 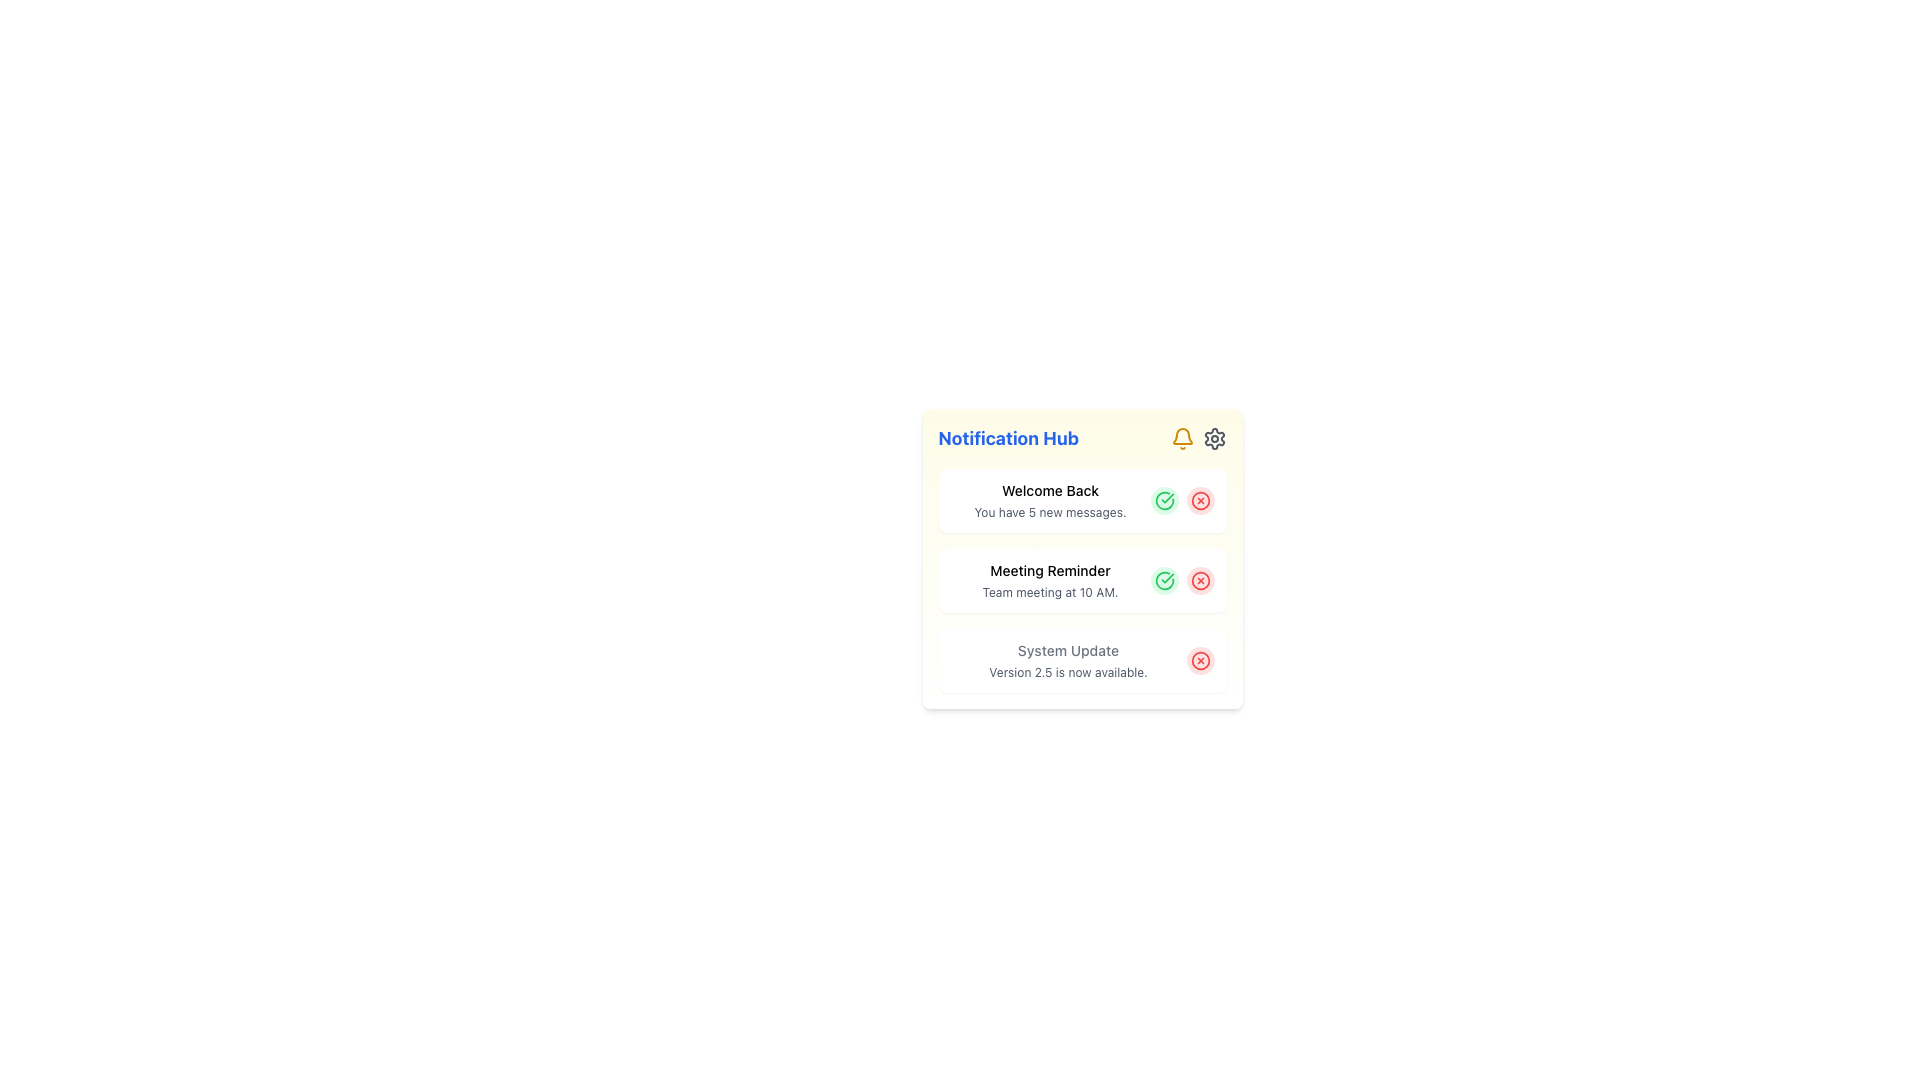 What do you see at coordinates (1164, 500) in the screenshot?
I see `the circular icon with a green border and a green check mark, located to the right of the second item in the 'Meeting Reminder' list` at bounding box center [1164, 500].